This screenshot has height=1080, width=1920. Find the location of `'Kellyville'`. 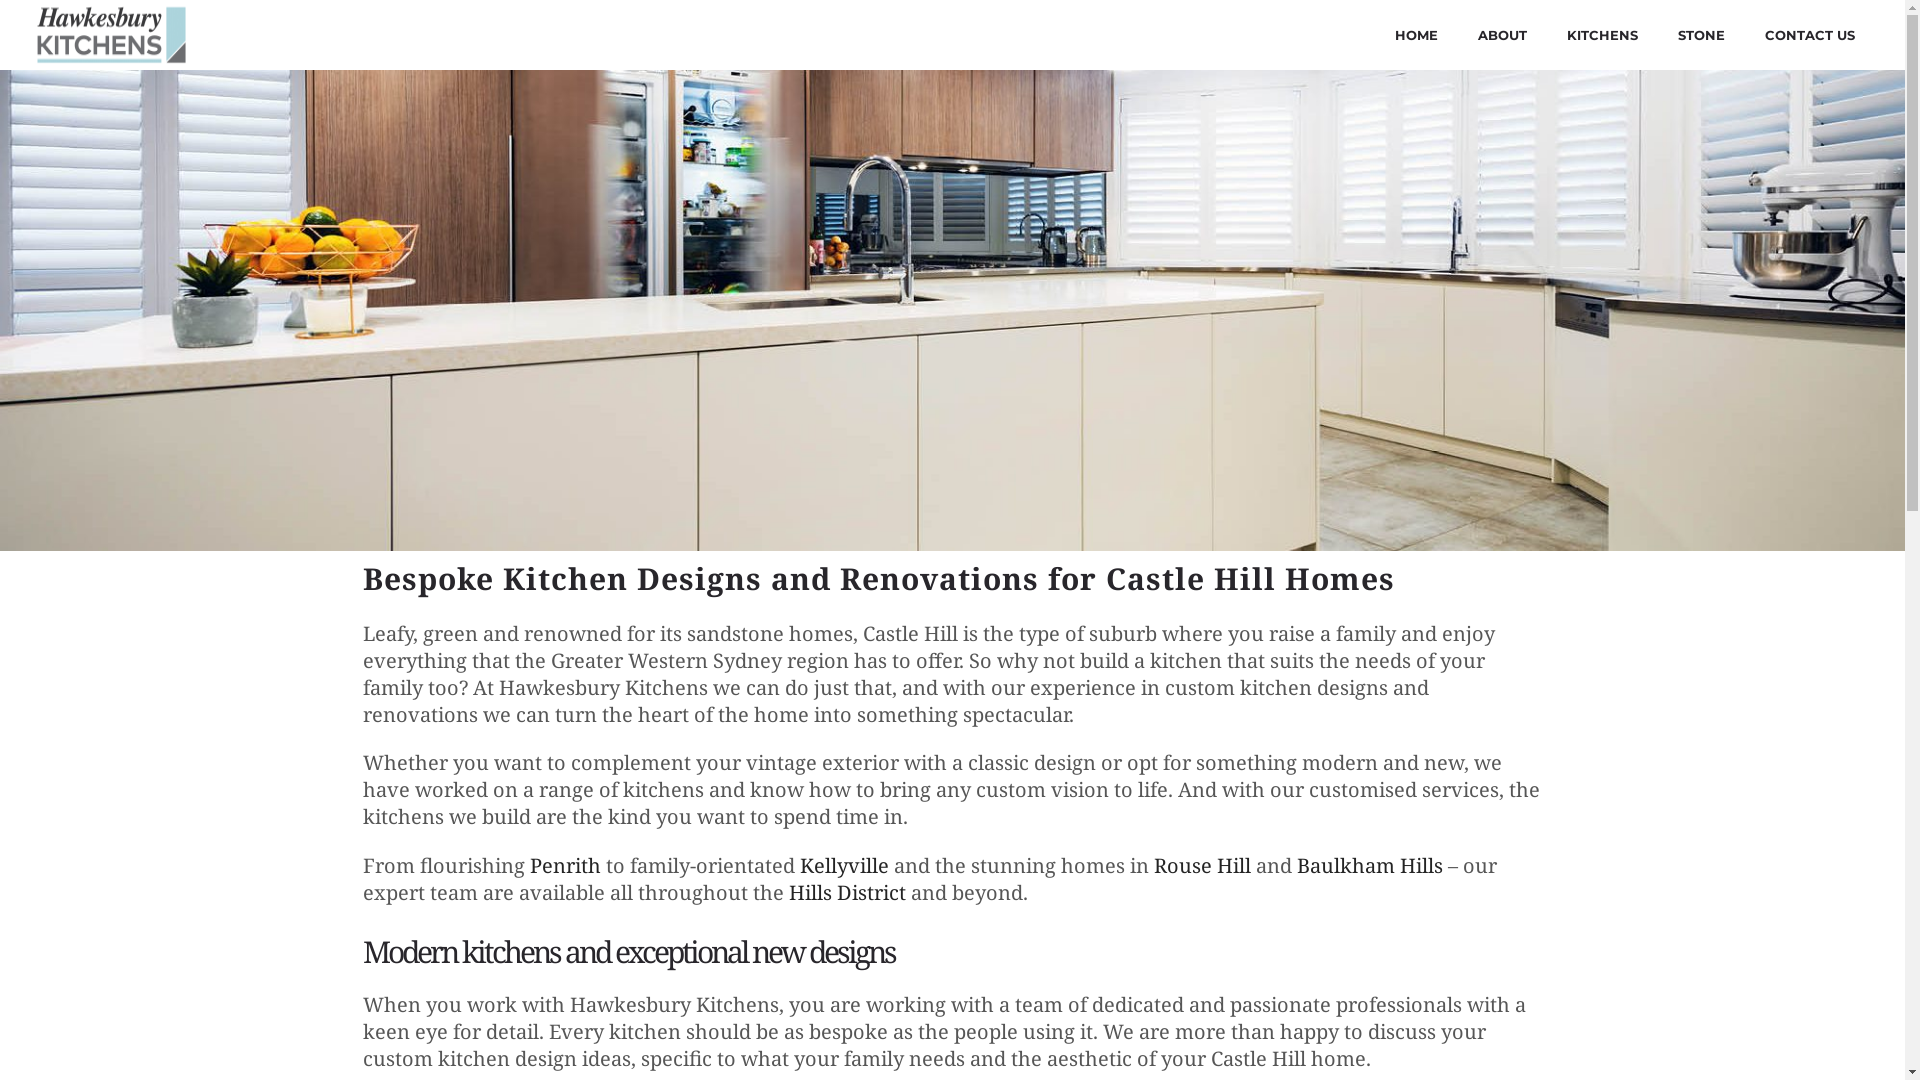

'Kellyville' is located at coordinates (844, 864).